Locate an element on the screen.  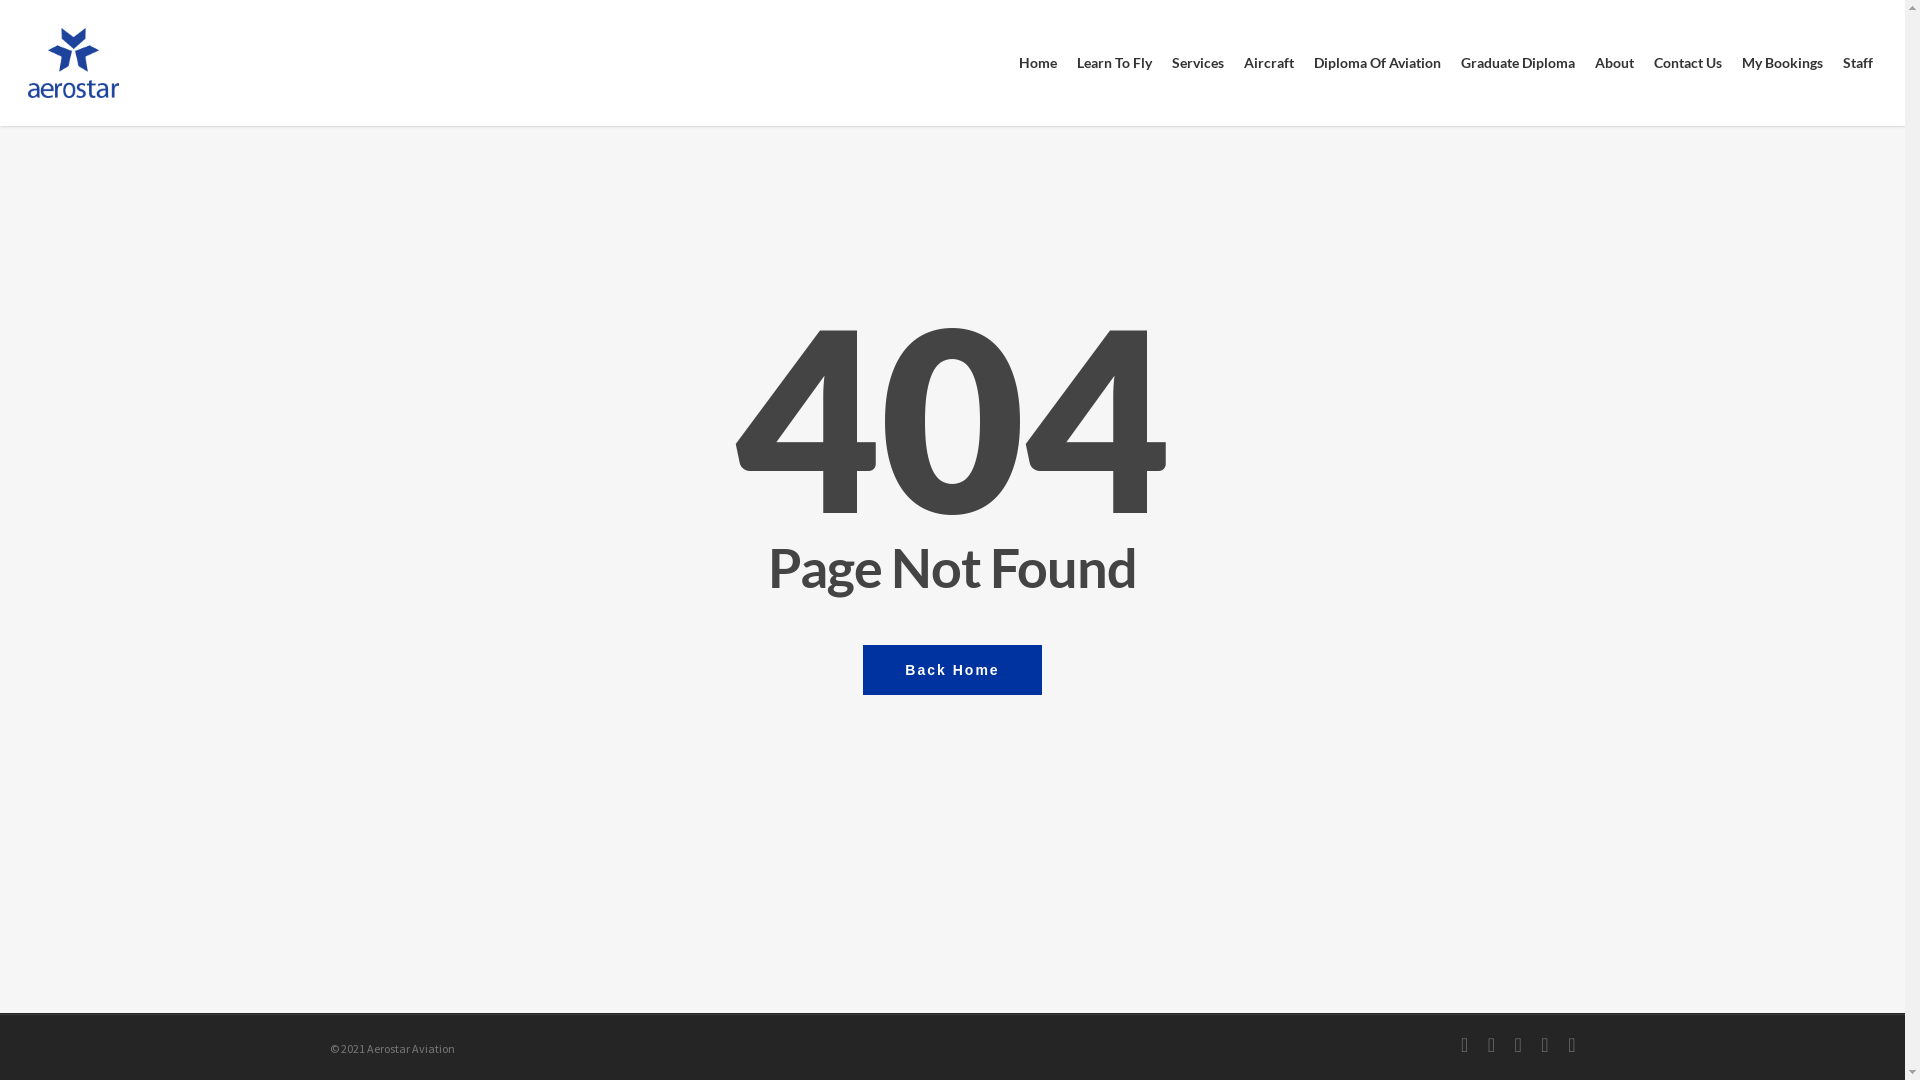
'Learn To Fly' is located at coordinates (1113, 61).